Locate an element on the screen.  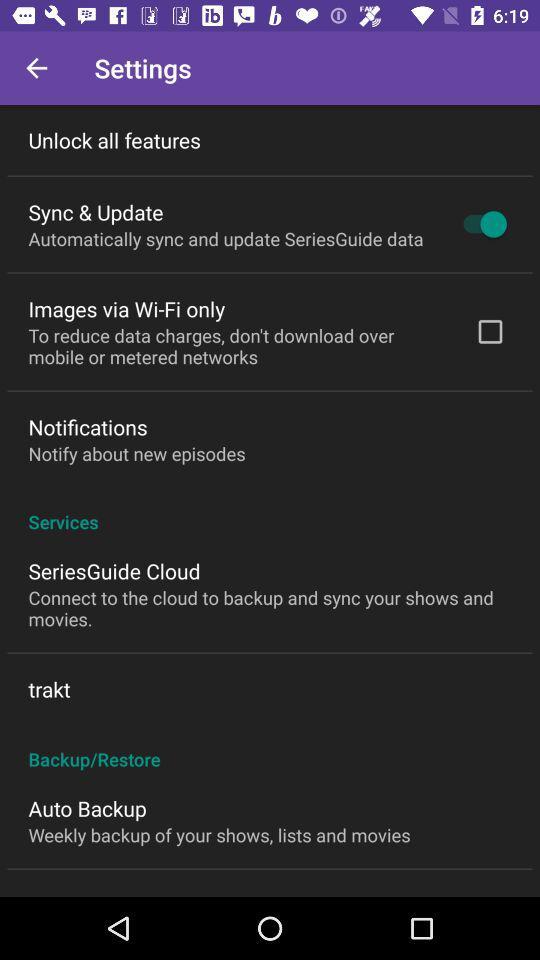
notifications icon is located at coordinates (87, 427).